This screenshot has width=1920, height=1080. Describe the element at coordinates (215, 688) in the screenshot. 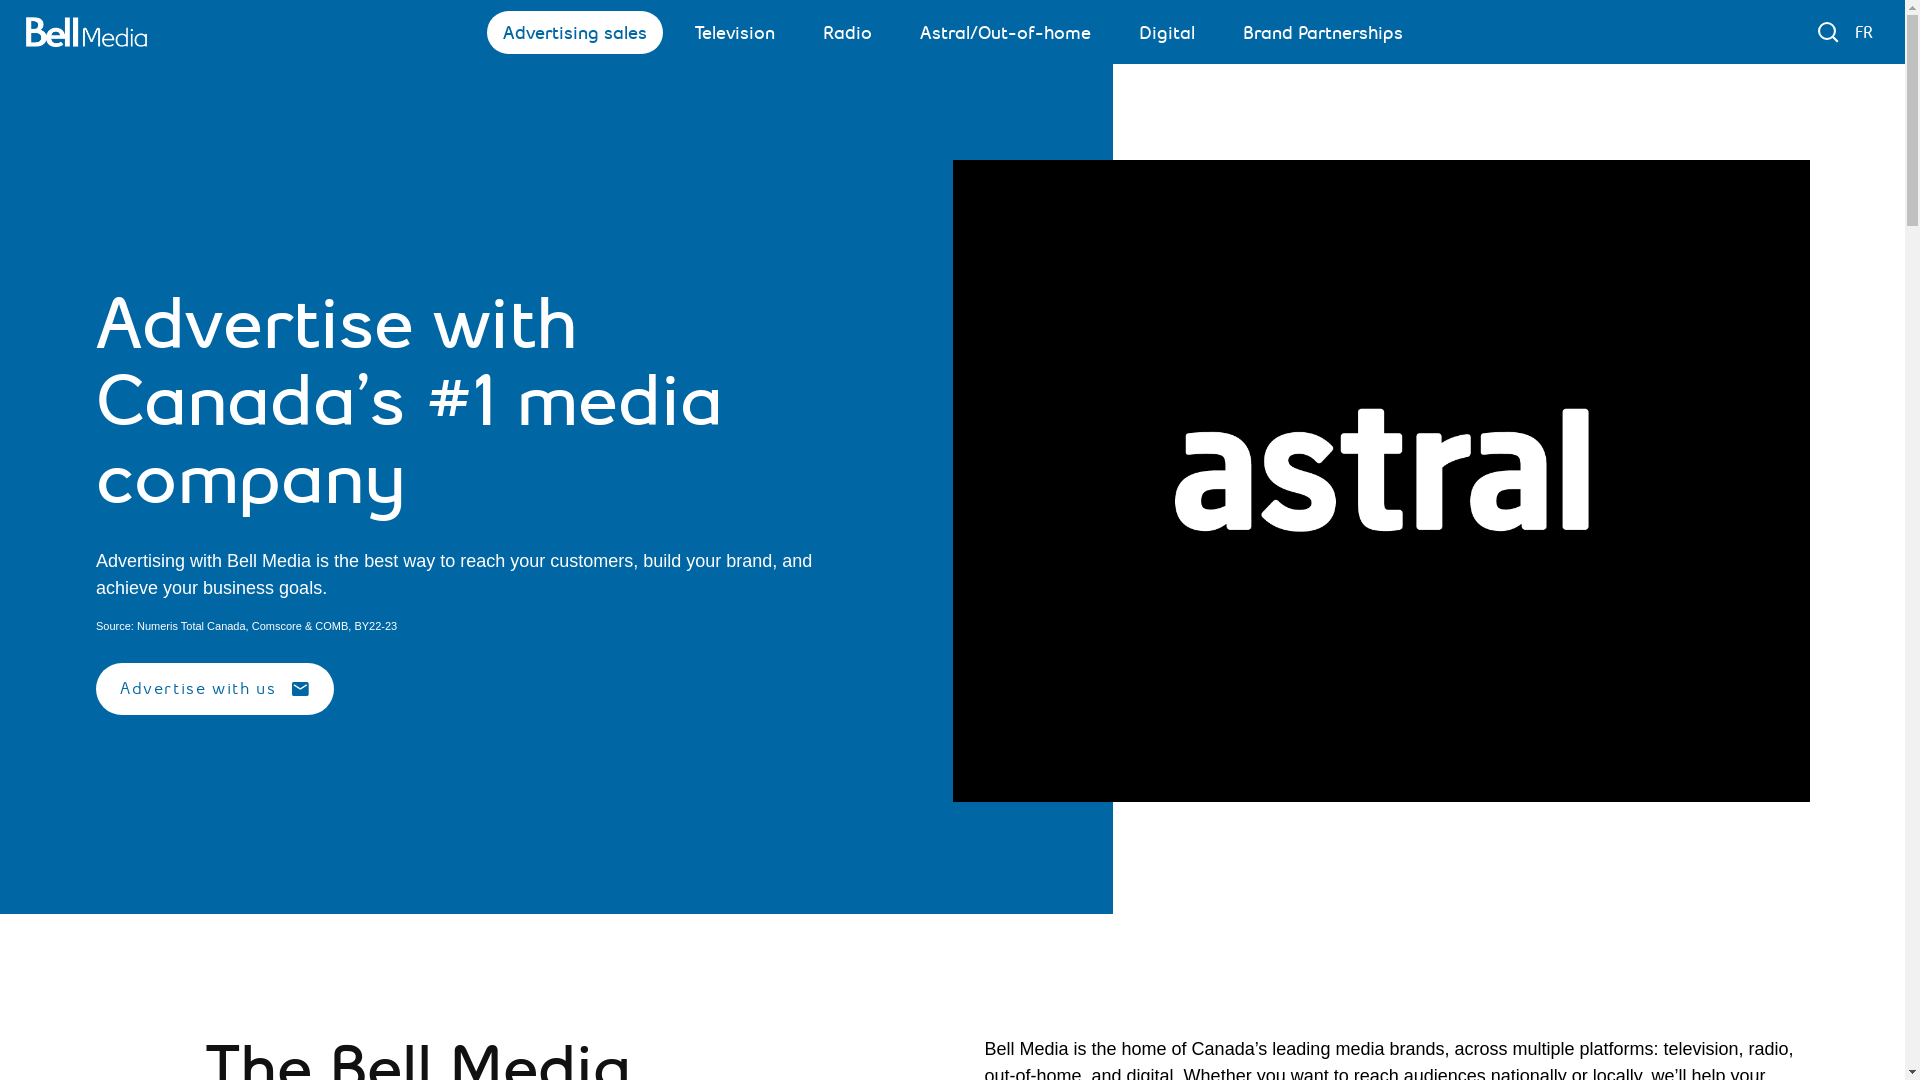

I see `'Advertise with us'` at that location.